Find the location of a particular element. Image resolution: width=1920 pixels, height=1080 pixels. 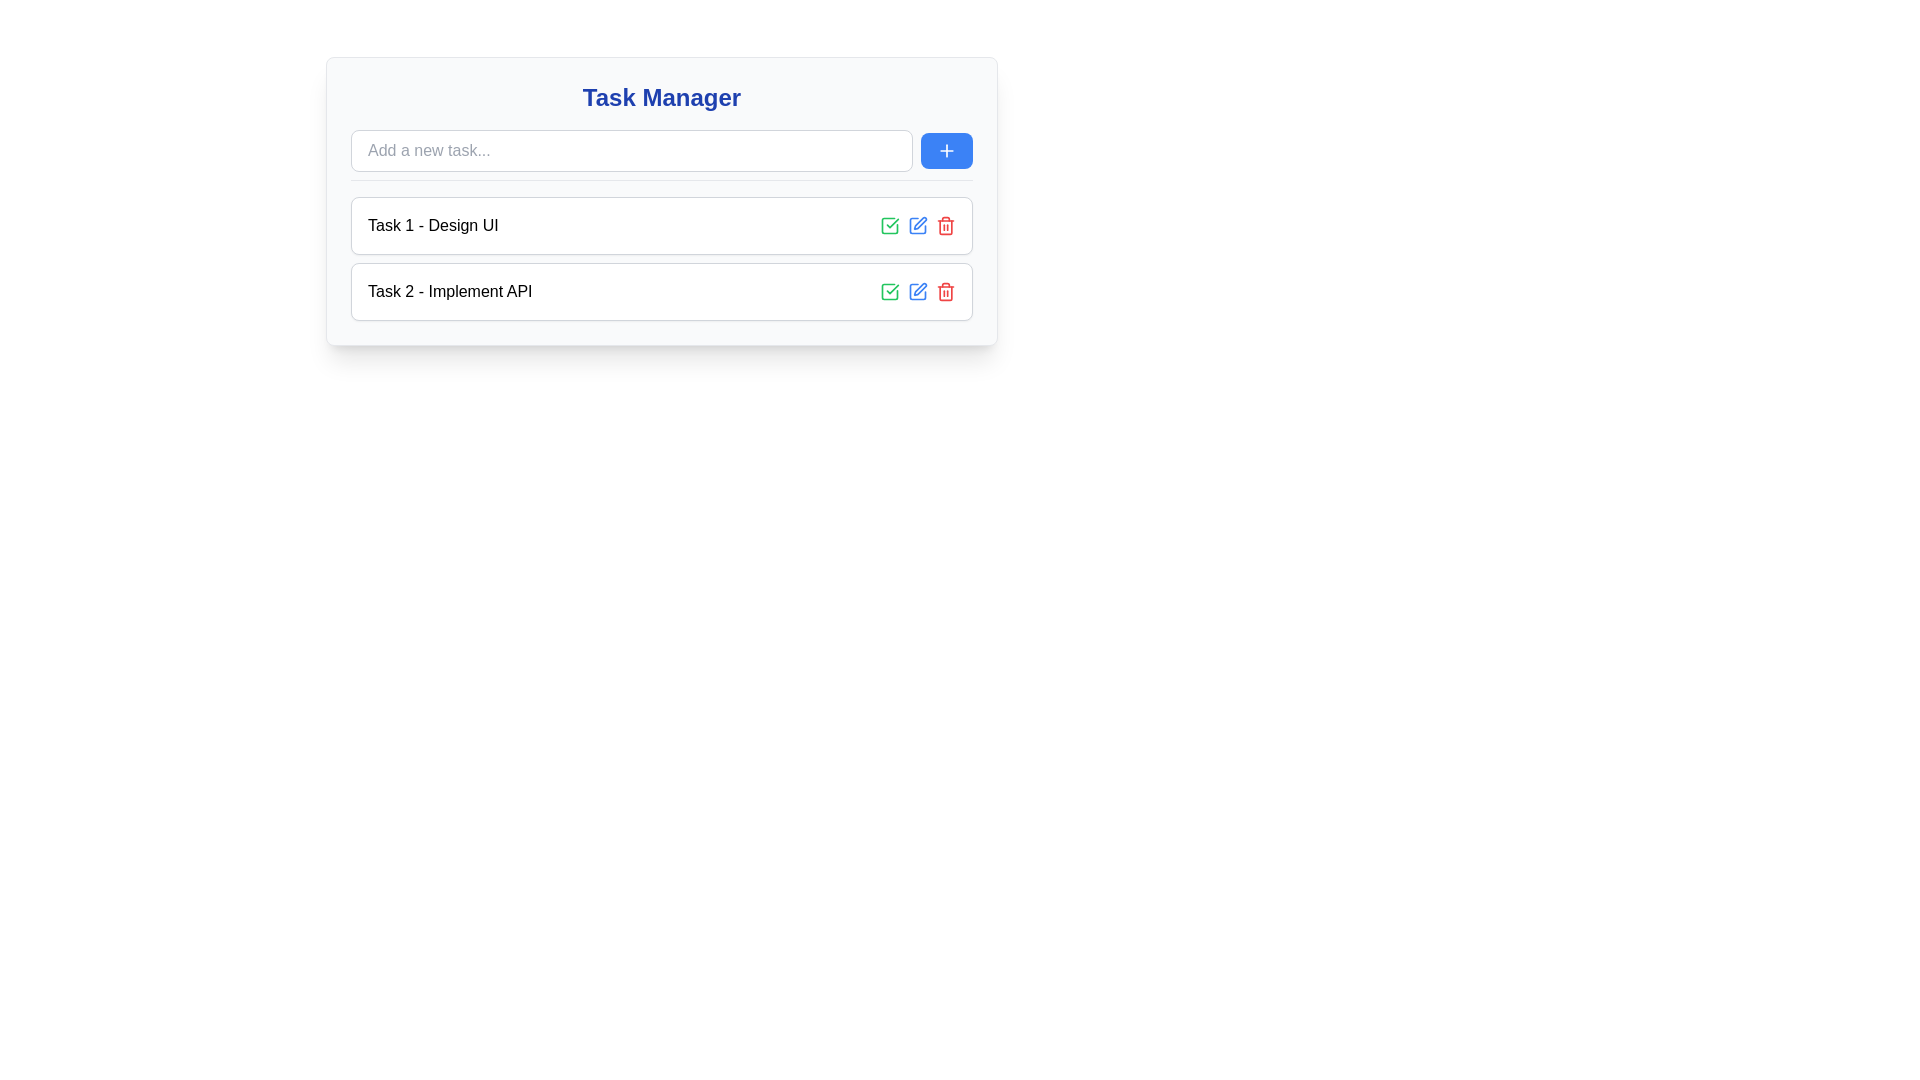

the green checkmark icon button in the task management UI is located at coordinates (888, 292).